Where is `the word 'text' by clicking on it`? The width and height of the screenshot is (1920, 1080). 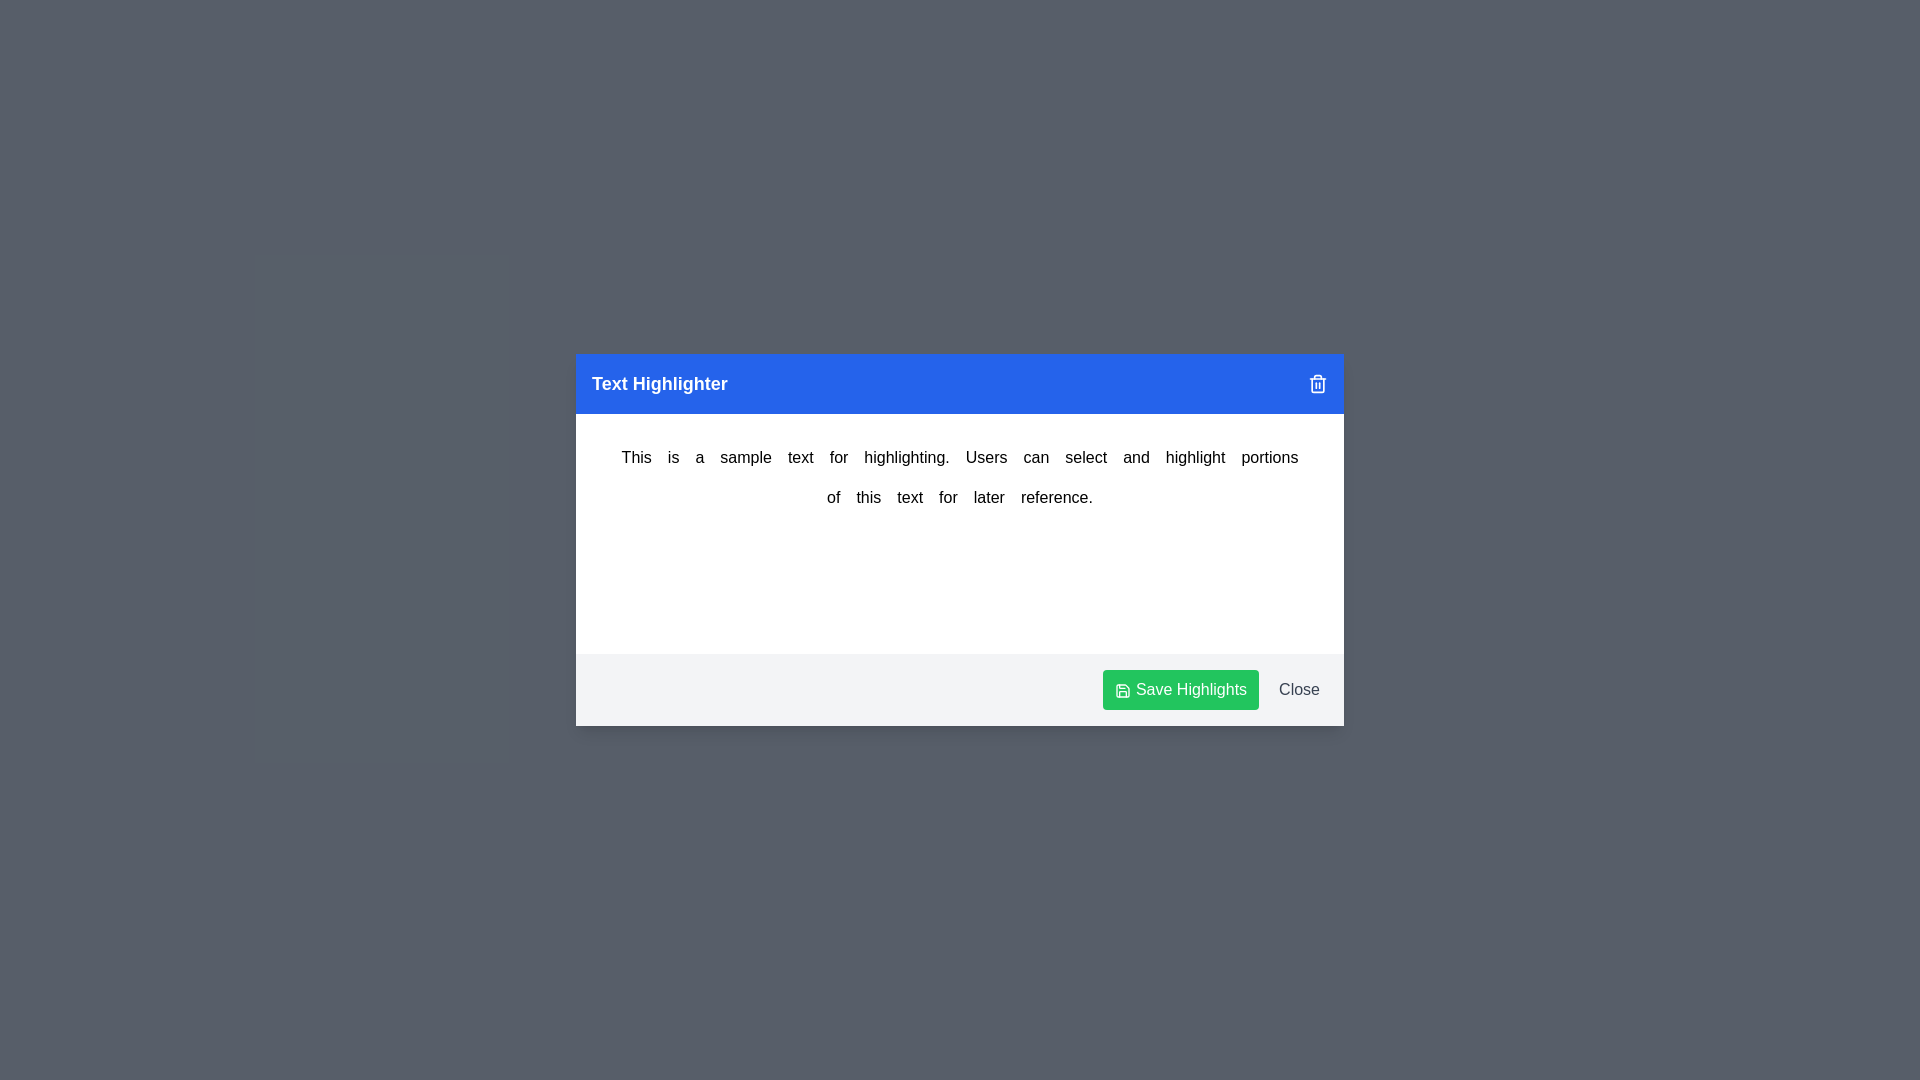
the word 'text' by clicking on it is located at coordinates (909, 496).